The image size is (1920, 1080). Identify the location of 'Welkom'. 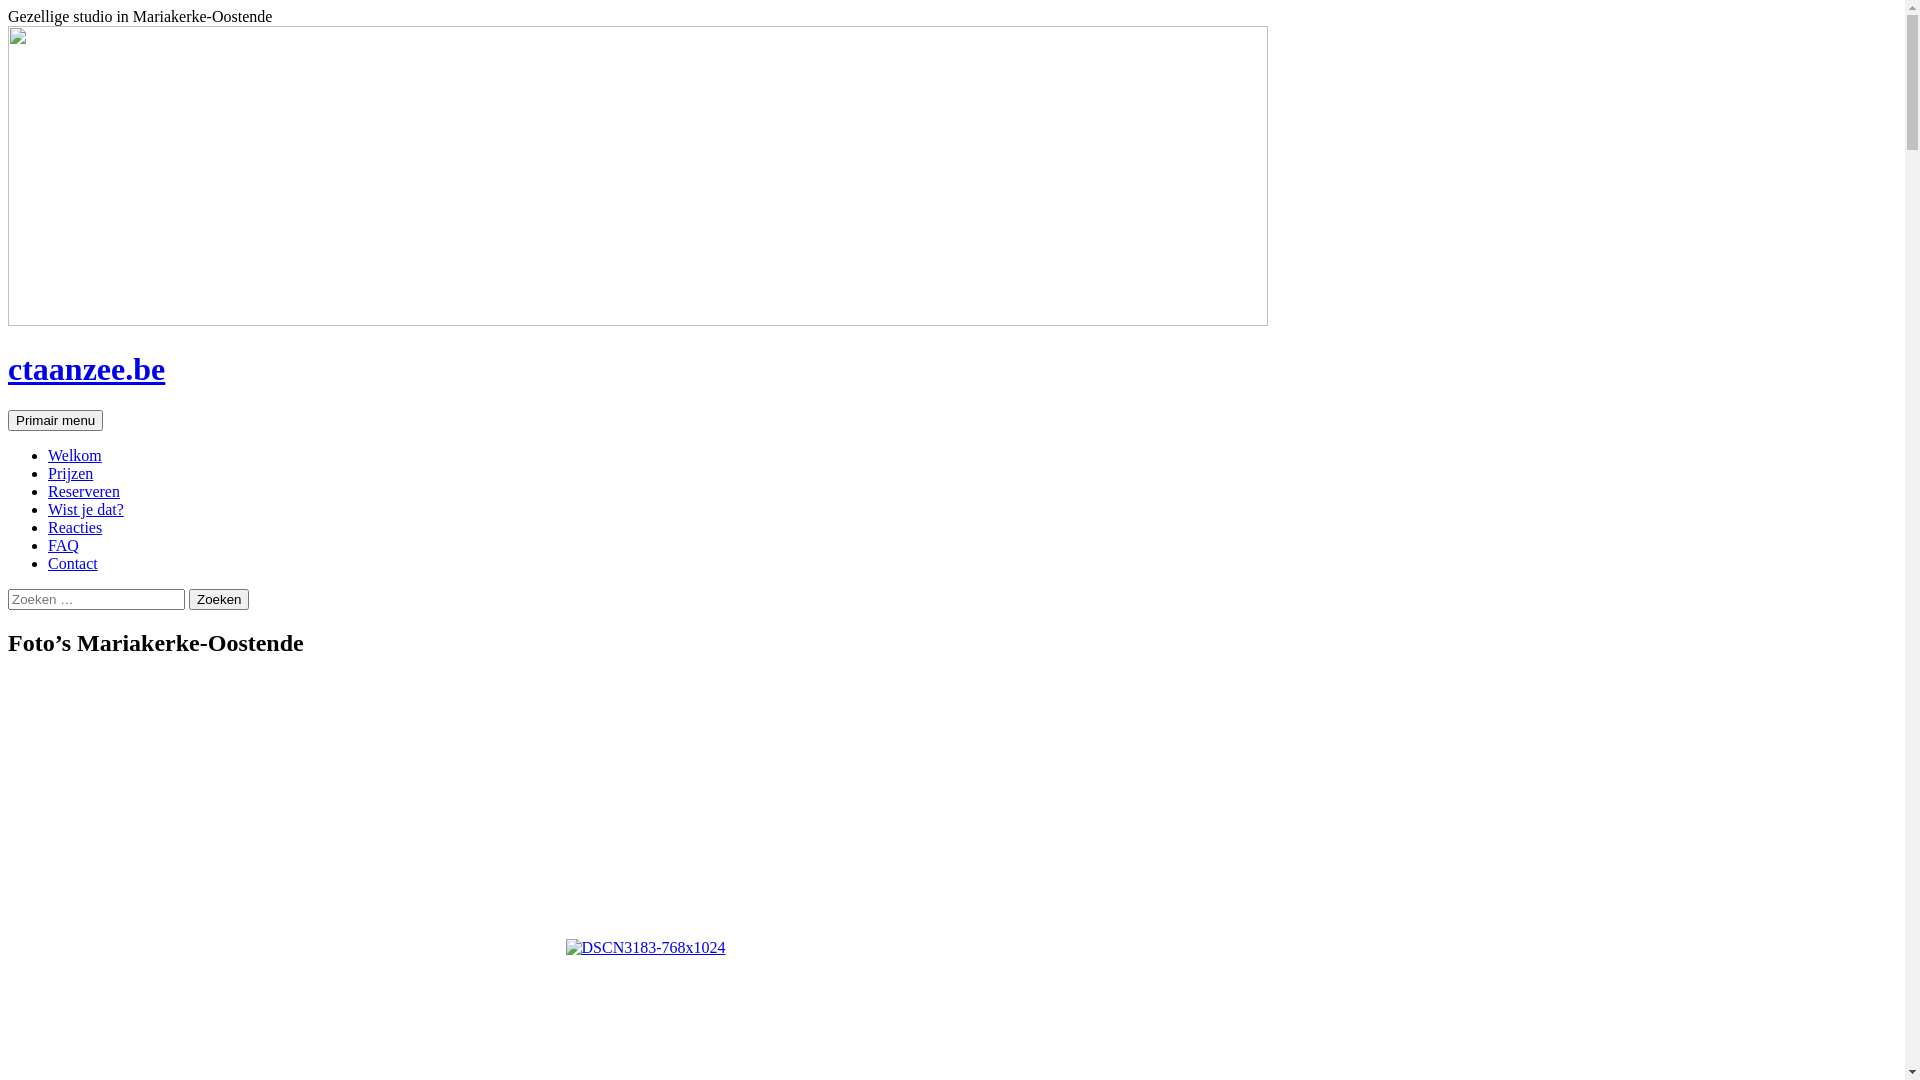
(75, 455).